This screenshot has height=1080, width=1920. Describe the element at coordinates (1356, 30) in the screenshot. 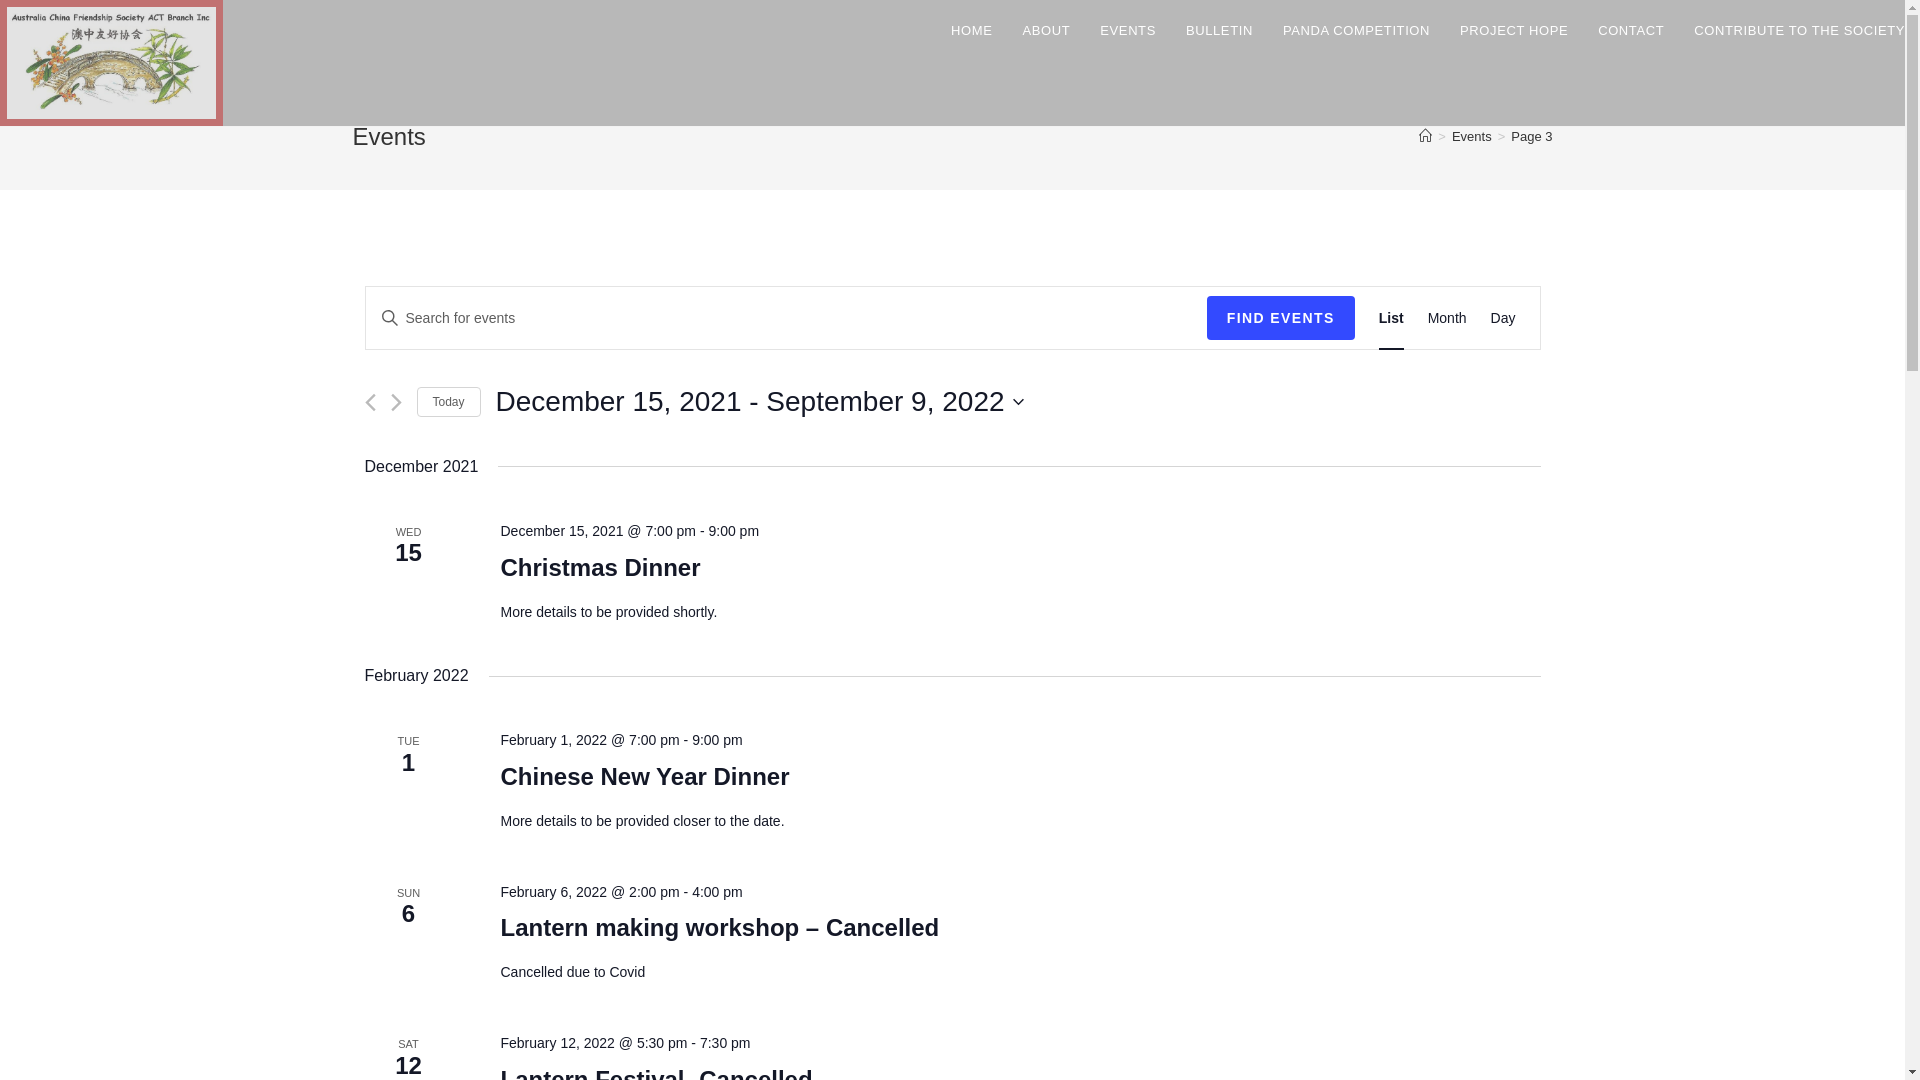

I see `'PANDA COMPETITION'` at that location.